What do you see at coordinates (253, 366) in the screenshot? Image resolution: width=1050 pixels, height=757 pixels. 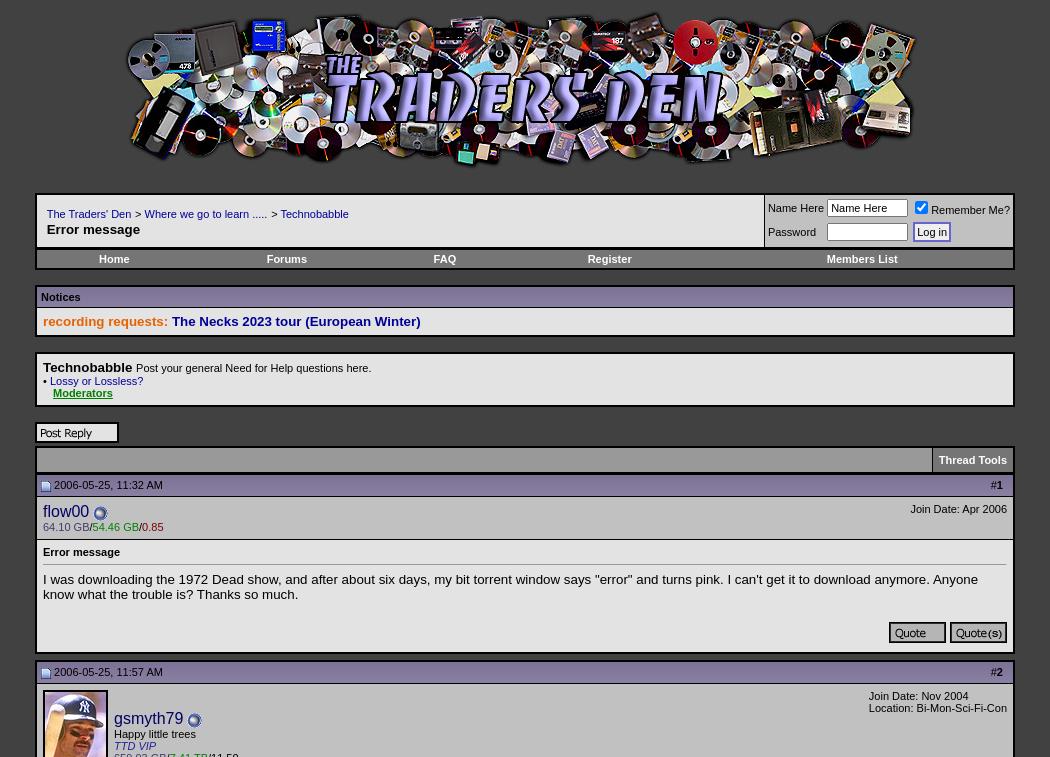 I see `'Post your general Need for Help questions here.'` at bounding box center [253, 366].